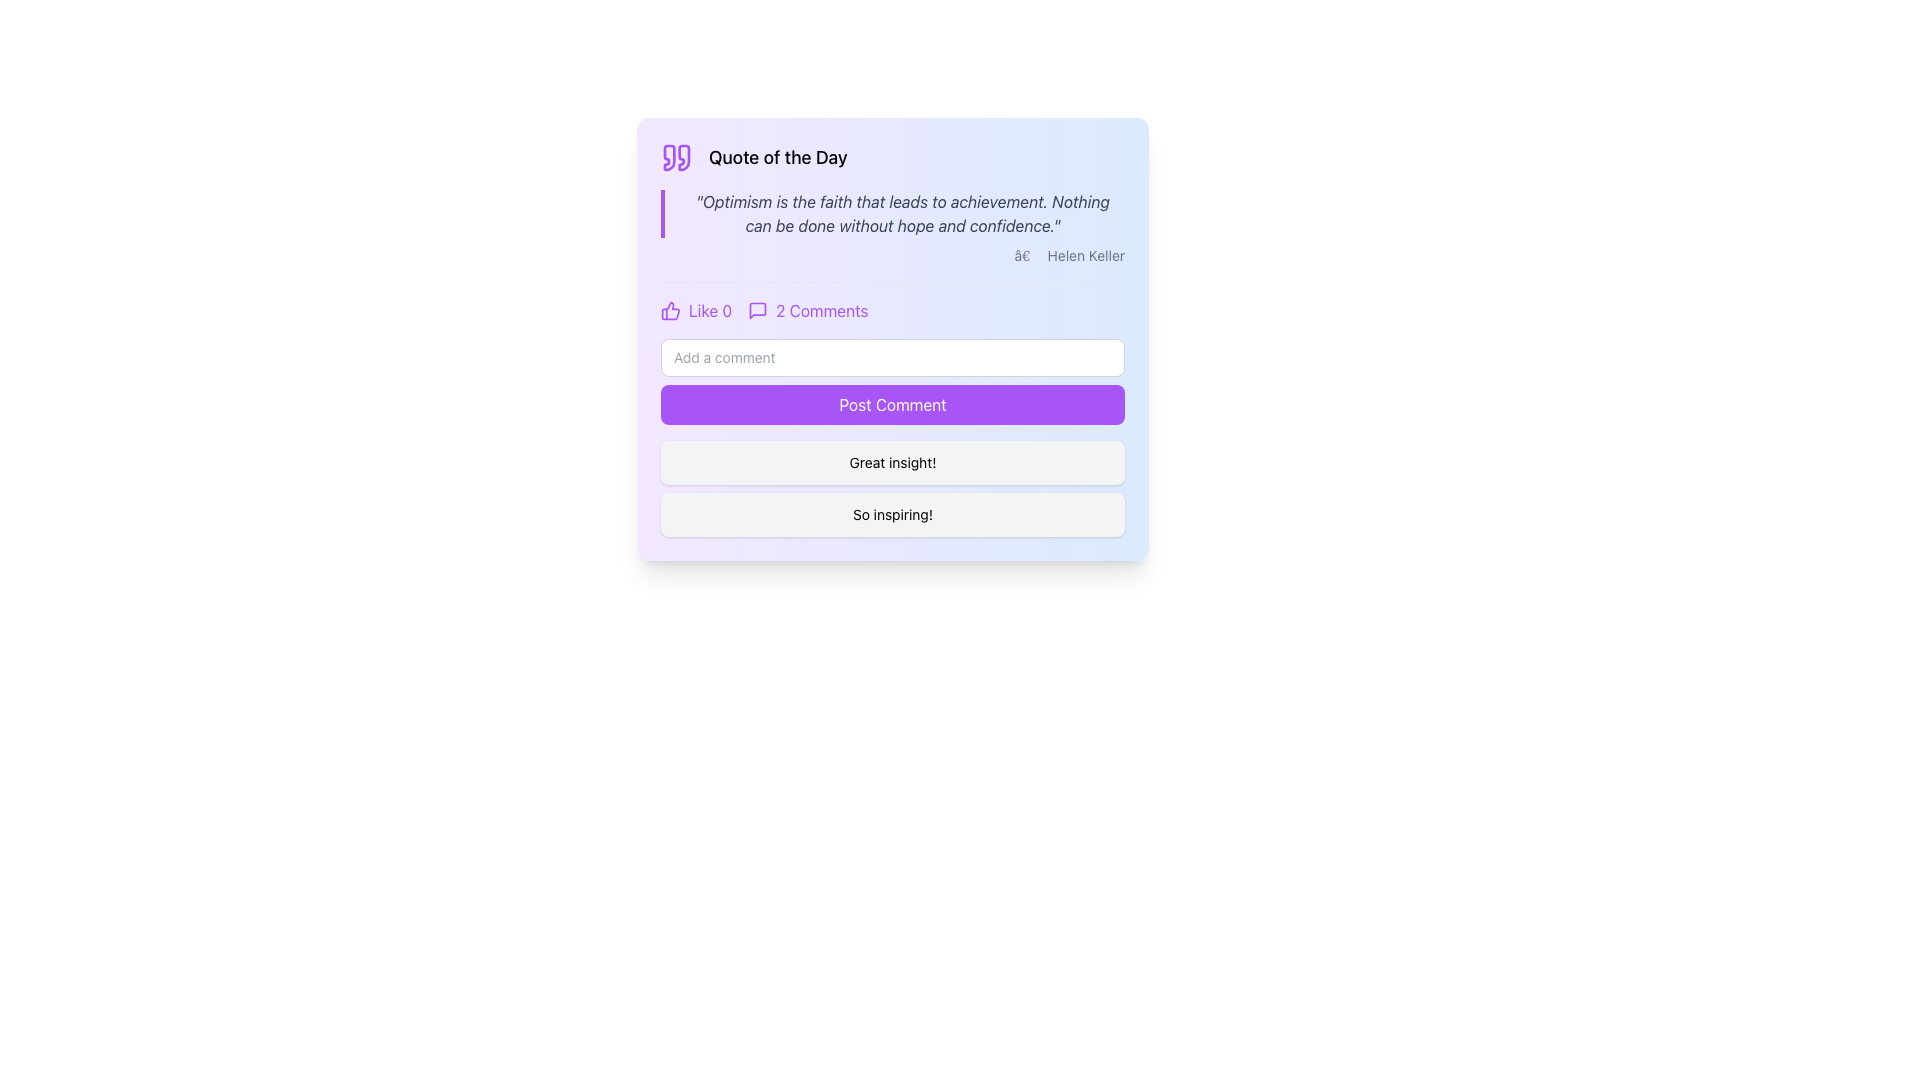 This screenshot has width=1920, height=1080. I want to click on the purple thumbs-up icon located to the left of the 'Like' text below the quote, so click(670, 311).